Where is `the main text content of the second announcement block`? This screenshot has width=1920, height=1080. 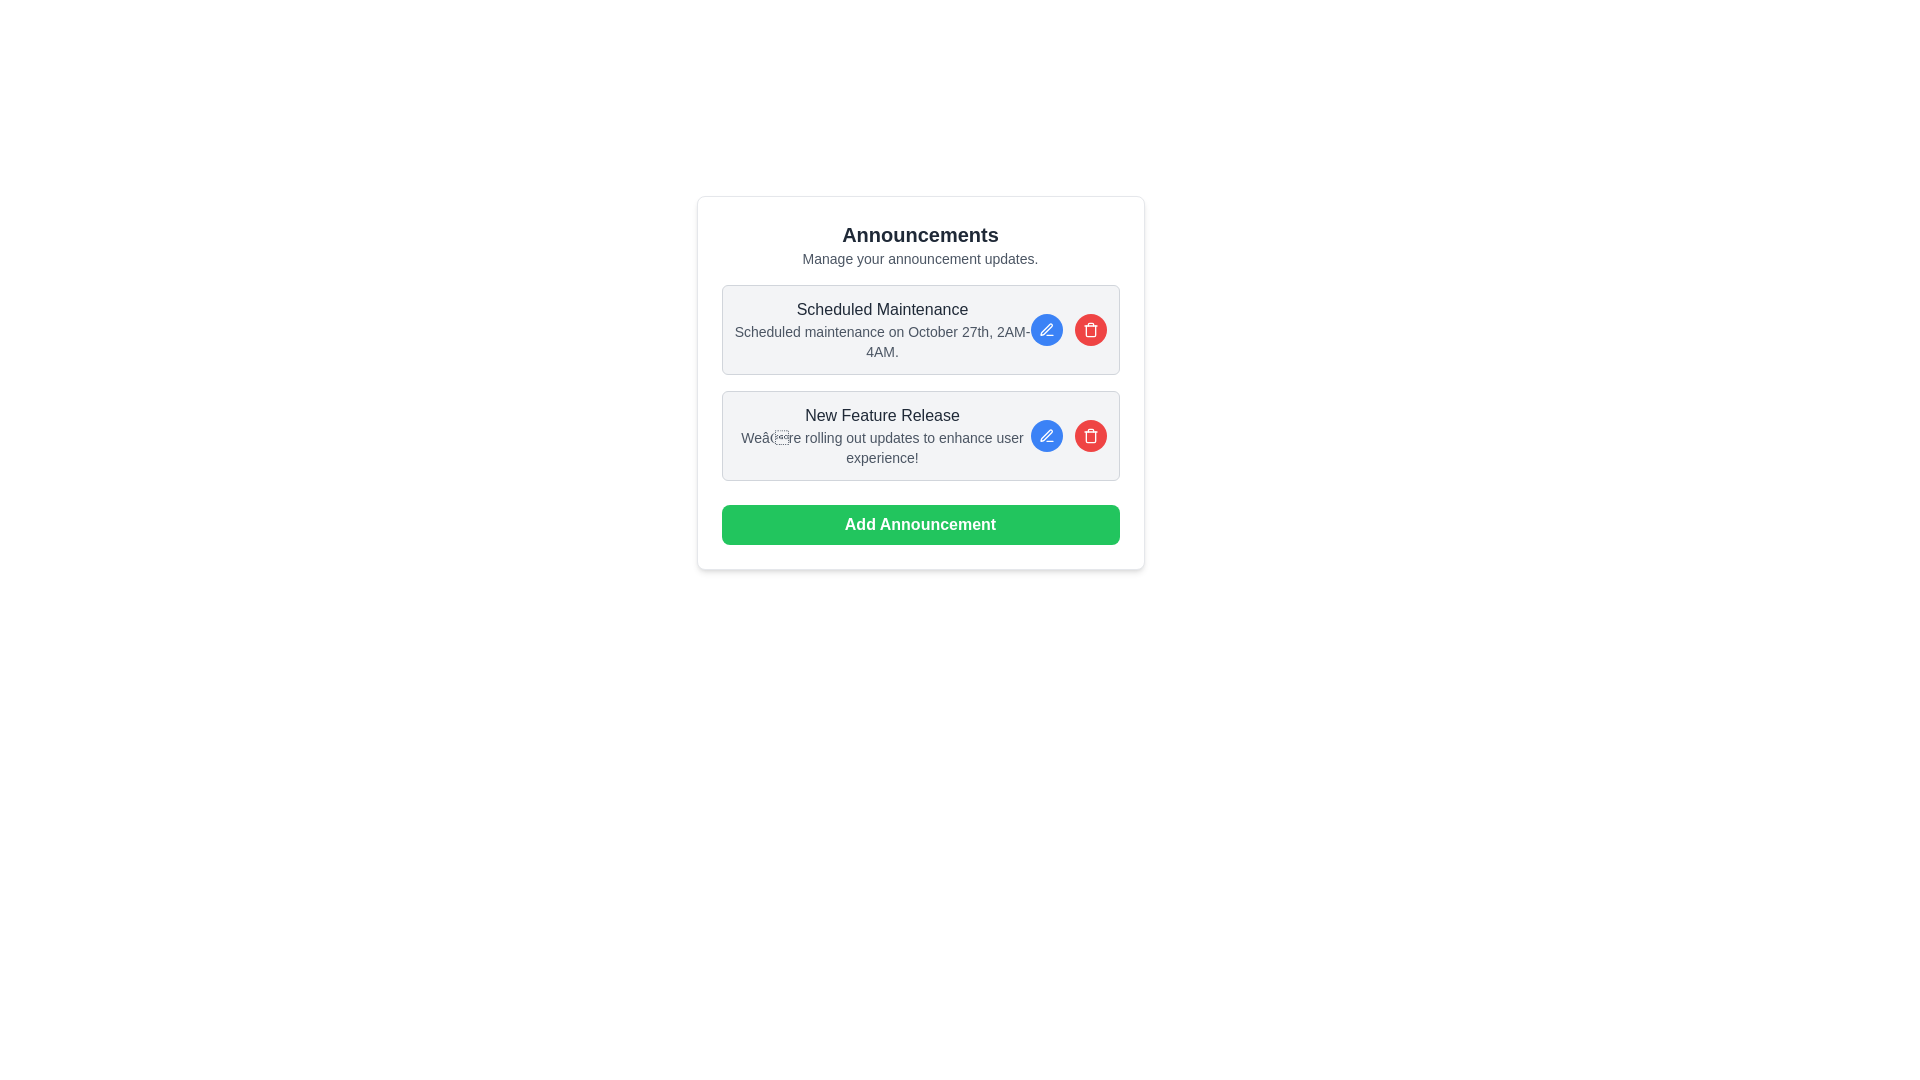 the main text content of the second announcement block is located at coordinates (881, 434).